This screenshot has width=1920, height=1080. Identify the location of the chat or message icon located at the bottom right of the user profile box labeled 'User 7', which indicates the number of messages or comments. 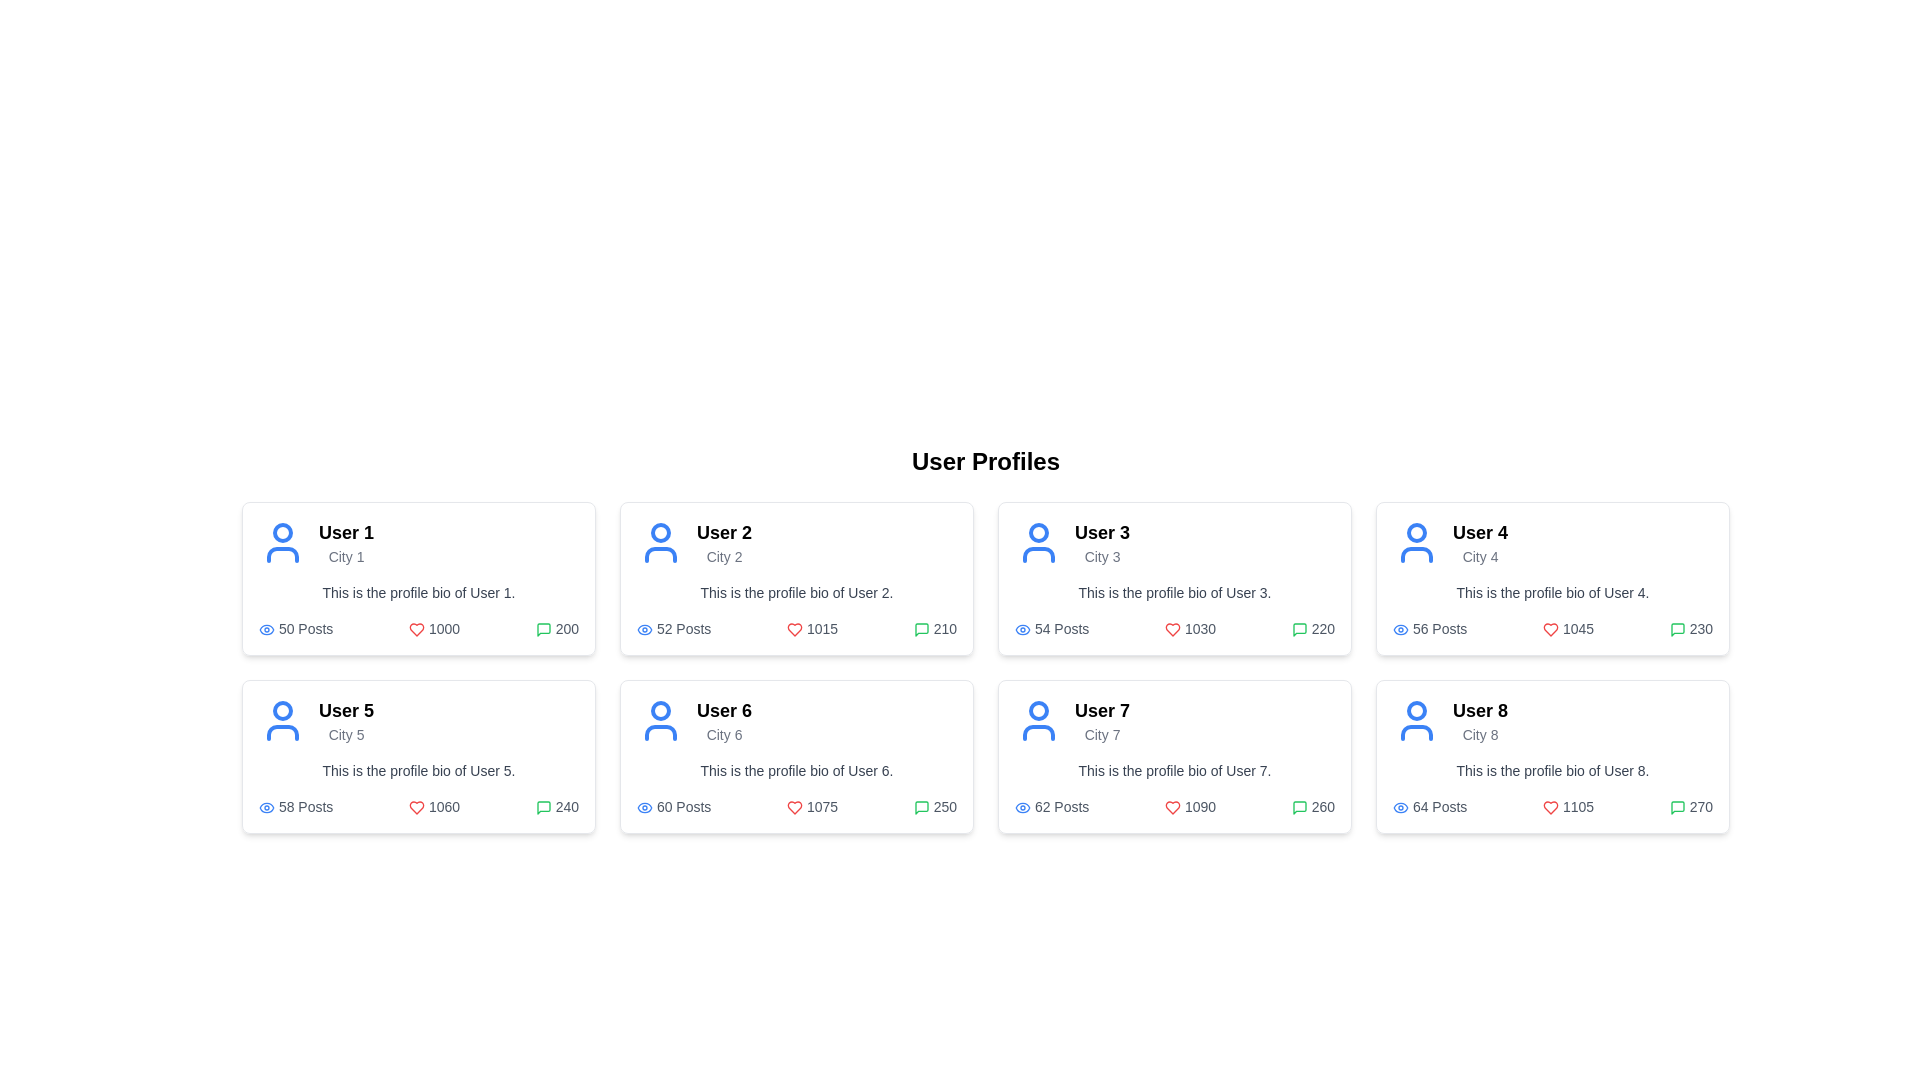
(1299, 807).